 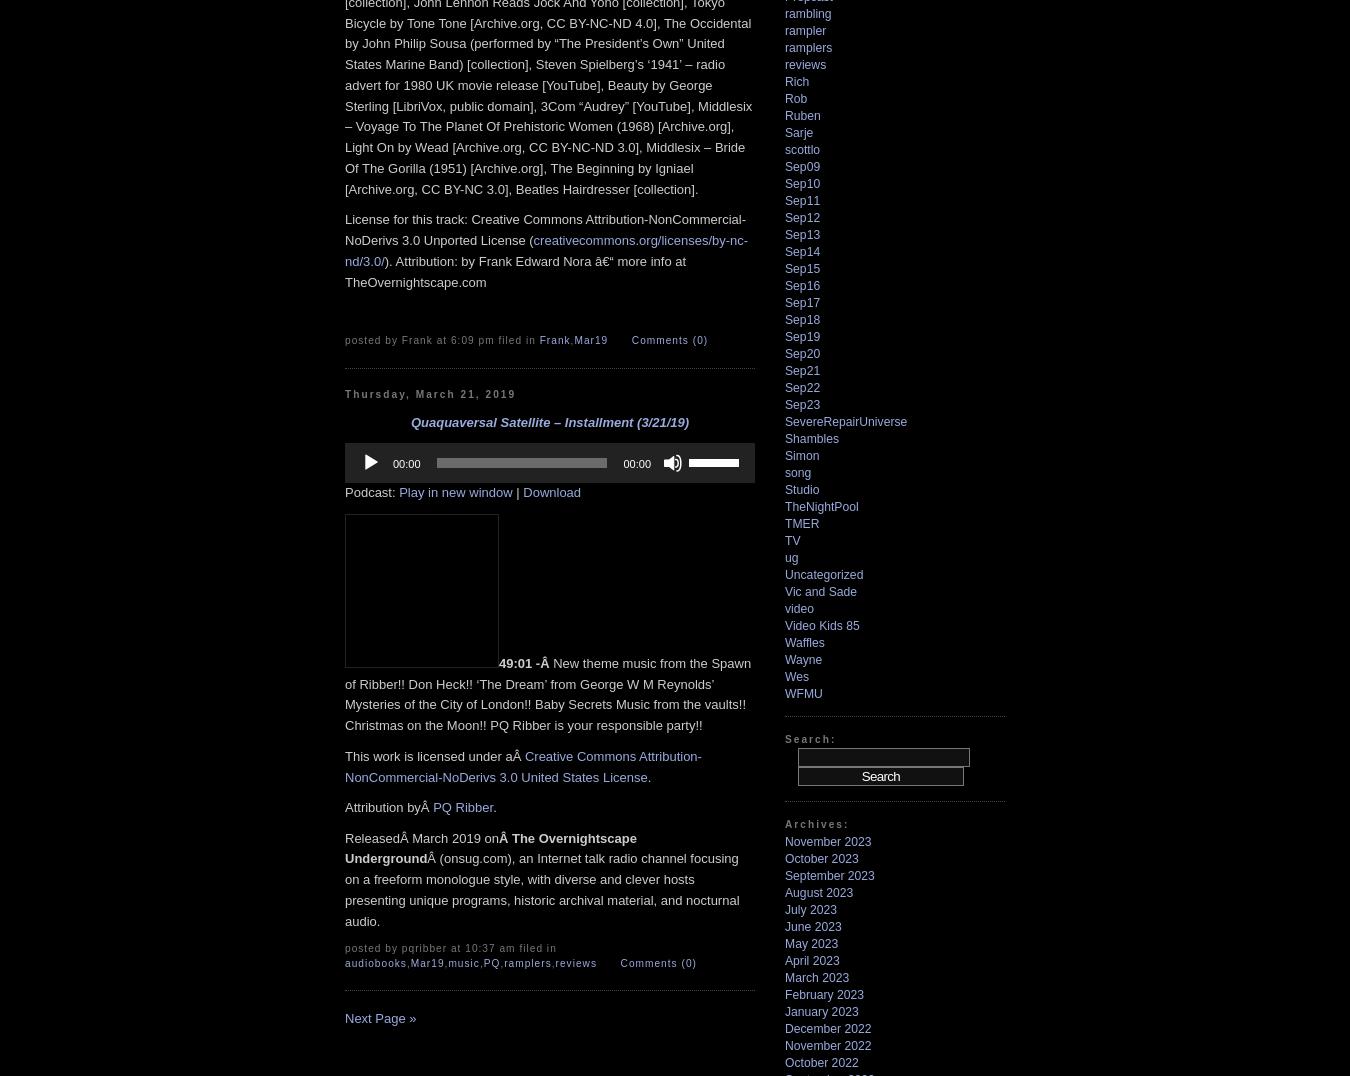 I want to click on 'Sep15', so click(x=802, y=268).